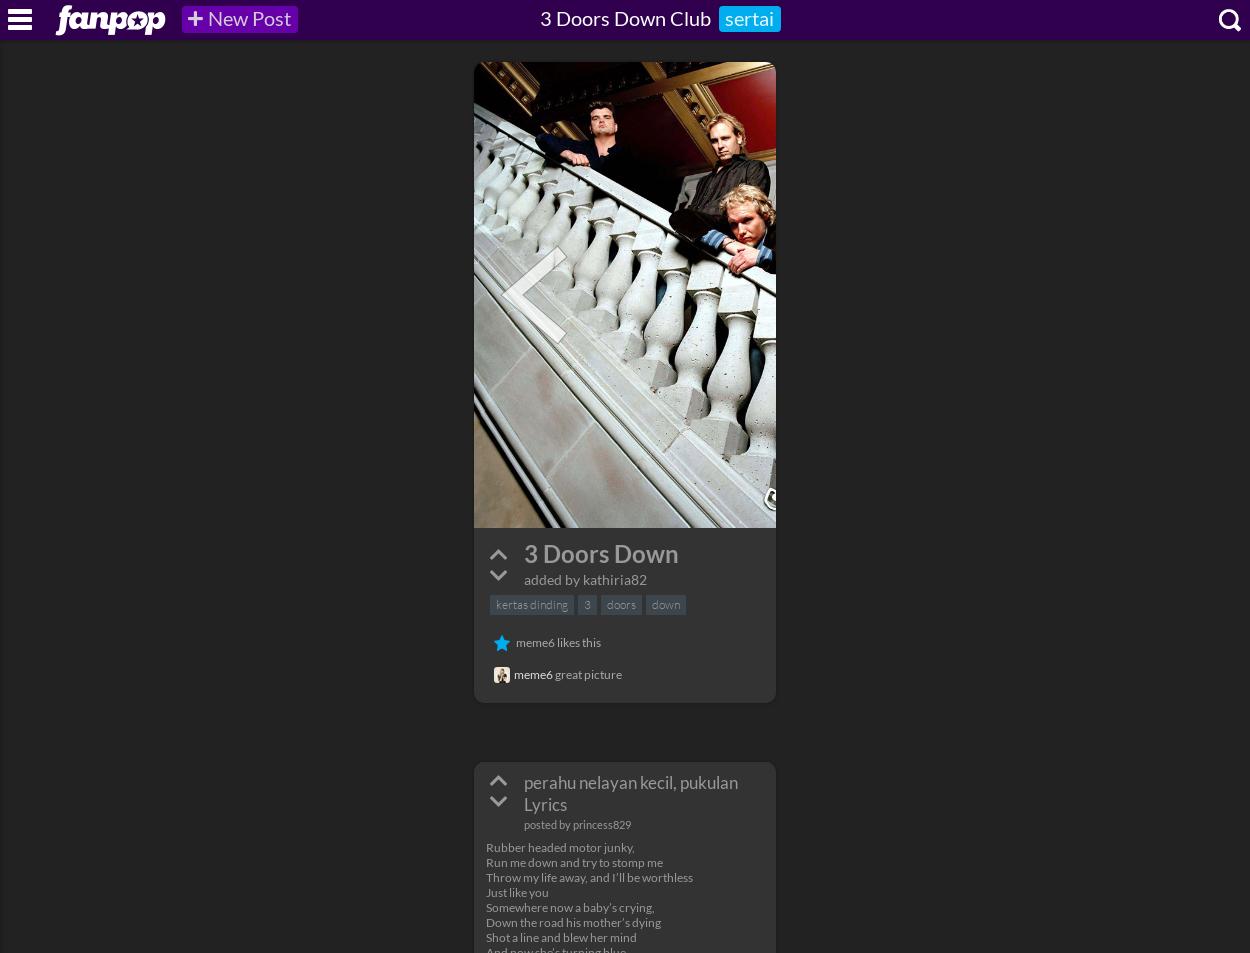  I want to click on 'perahu nelayan kecil, pukulan Lyrics', so click(631, 792).